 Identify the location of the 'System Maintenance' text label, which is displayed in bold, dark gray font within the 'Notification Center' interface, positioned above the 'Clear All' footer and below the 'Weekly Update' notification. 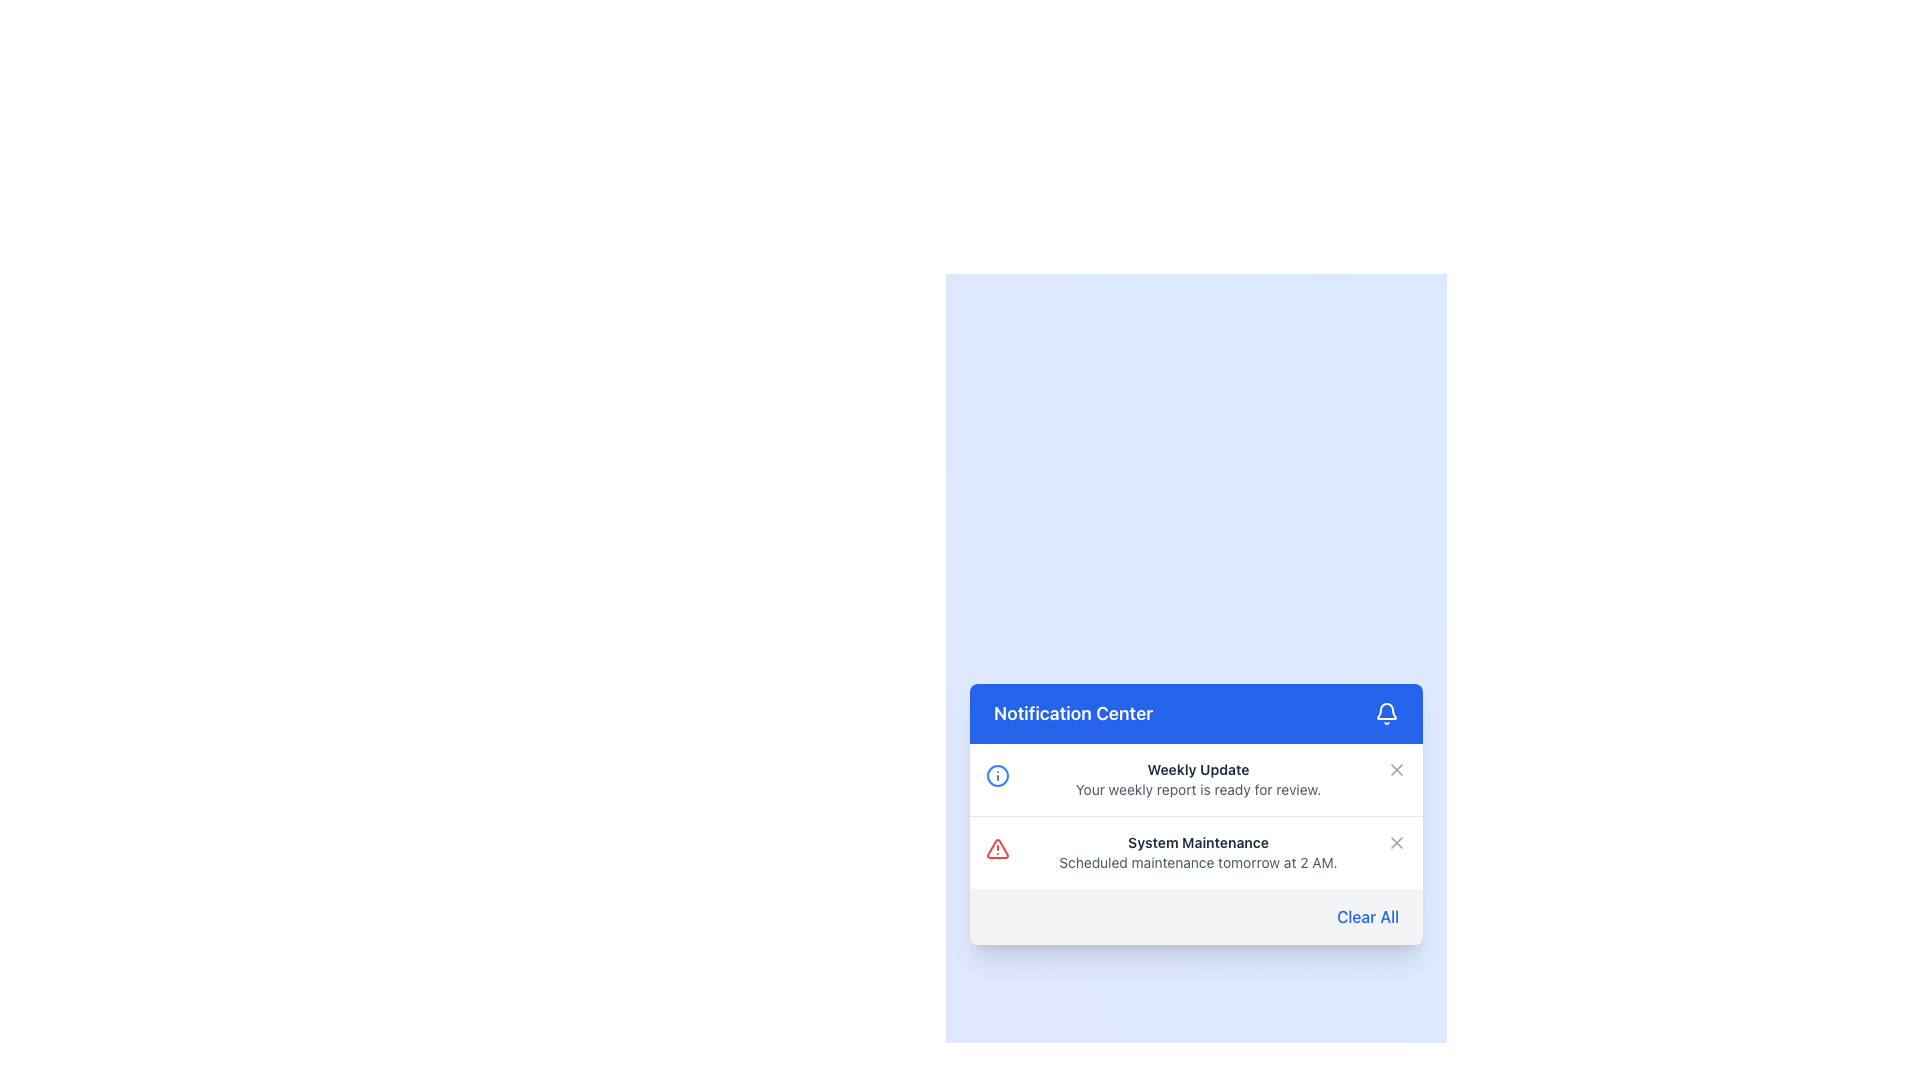
(1198, 842).